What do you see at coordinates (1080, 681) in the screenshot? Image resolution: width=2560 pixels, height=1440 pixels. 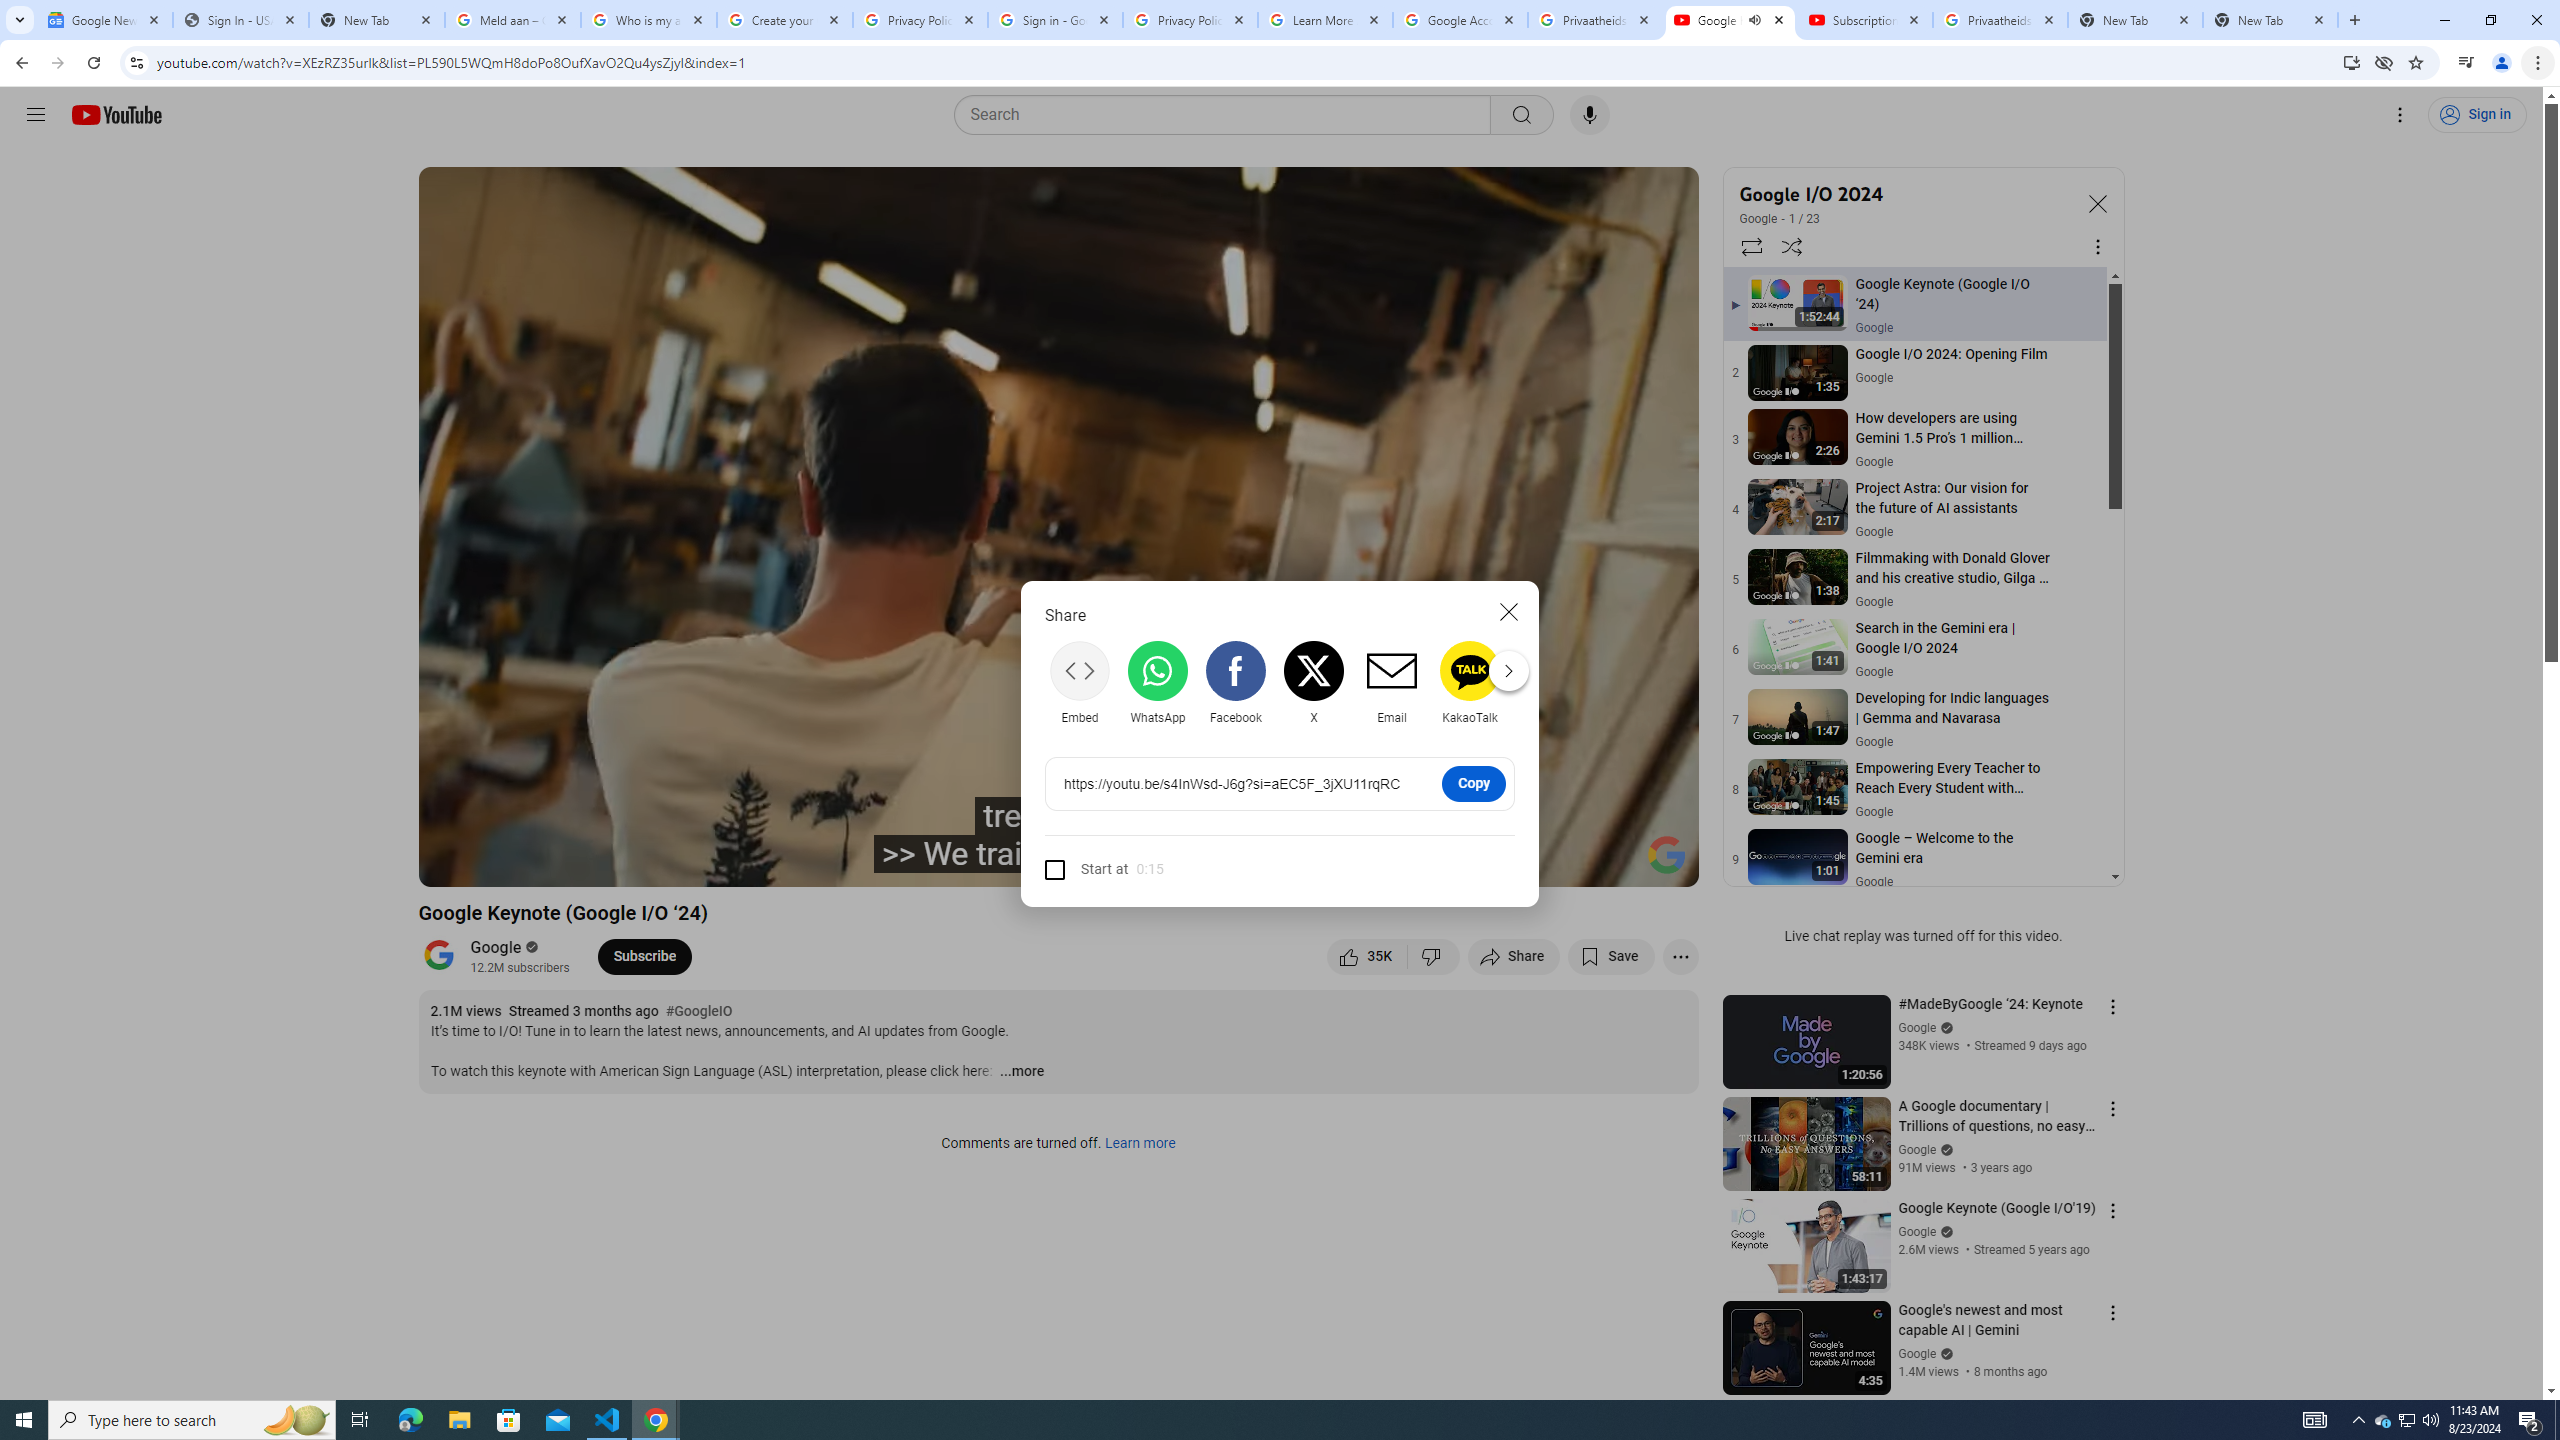 I see `'Embed'` at bounding box center [1080, 681].